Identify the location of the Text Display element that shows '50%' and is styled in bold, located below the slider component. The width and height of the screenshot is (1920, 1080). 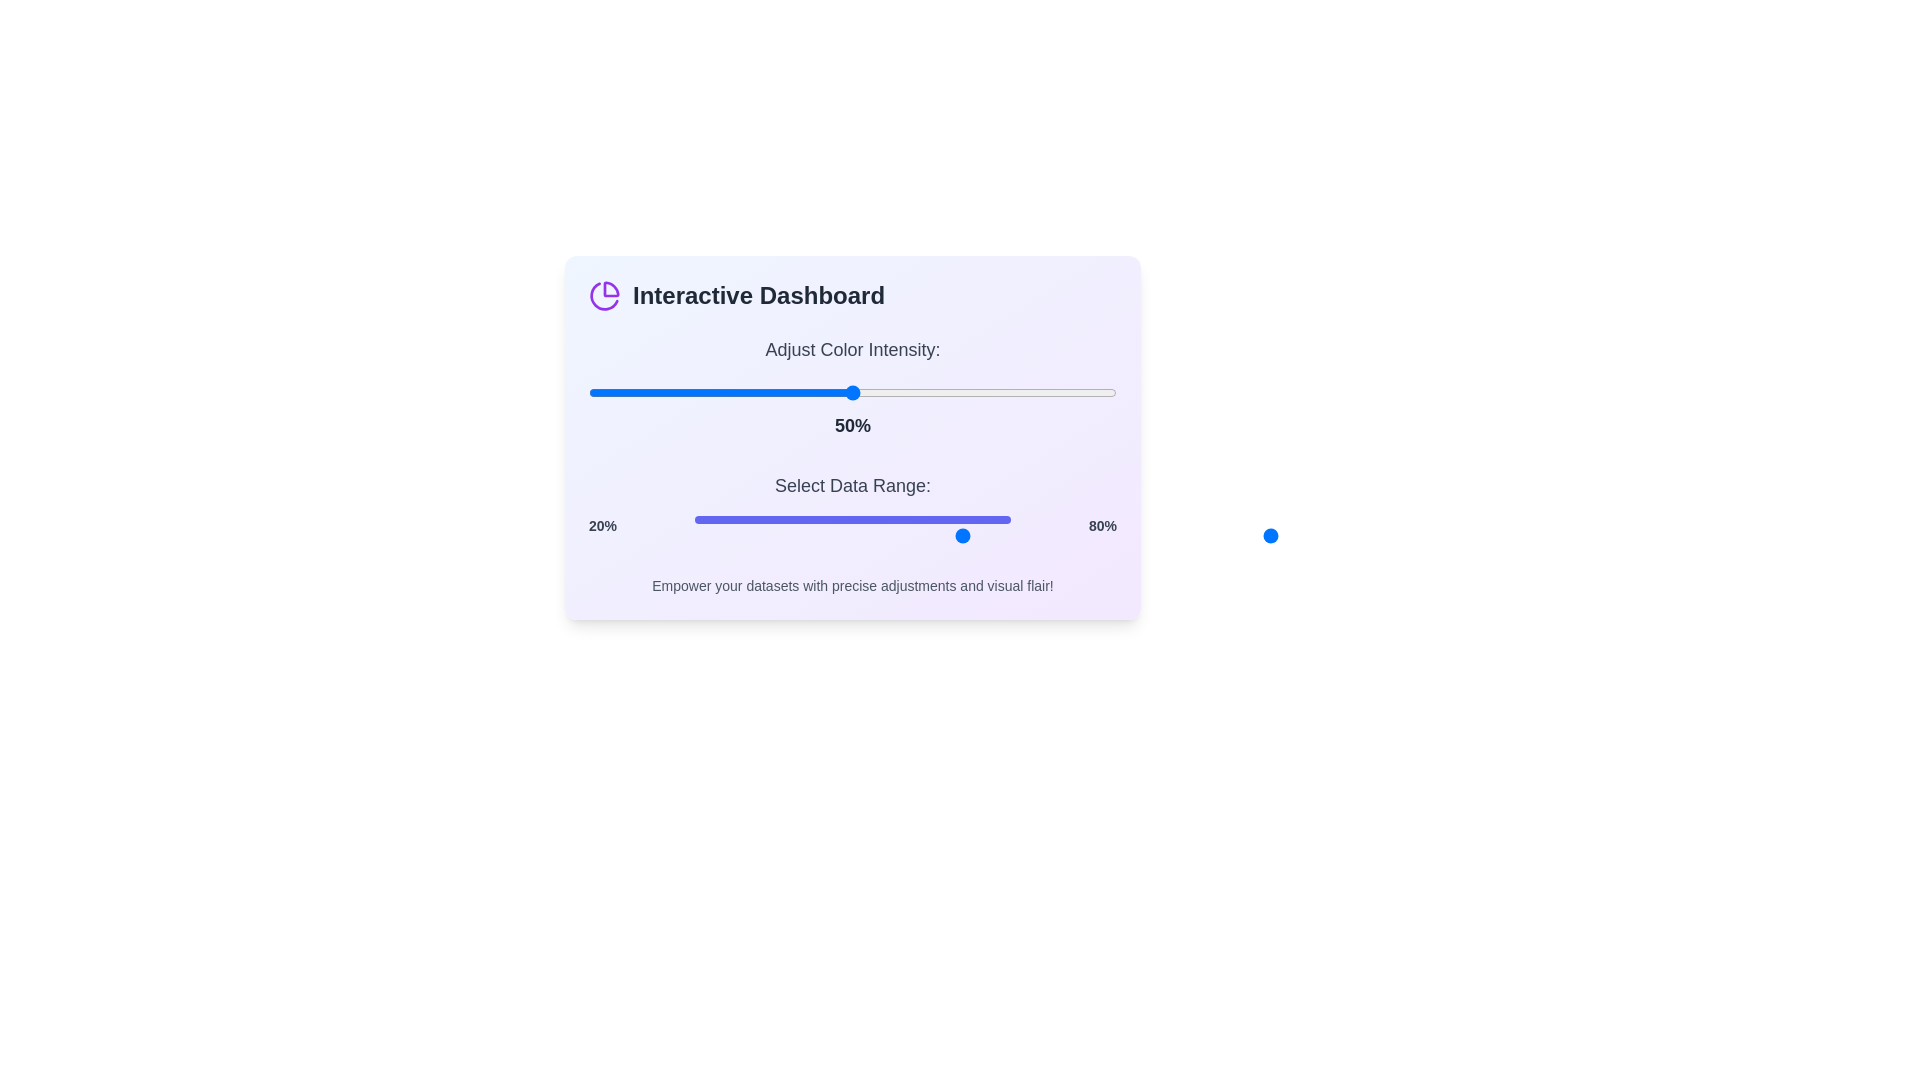
(853, 424).